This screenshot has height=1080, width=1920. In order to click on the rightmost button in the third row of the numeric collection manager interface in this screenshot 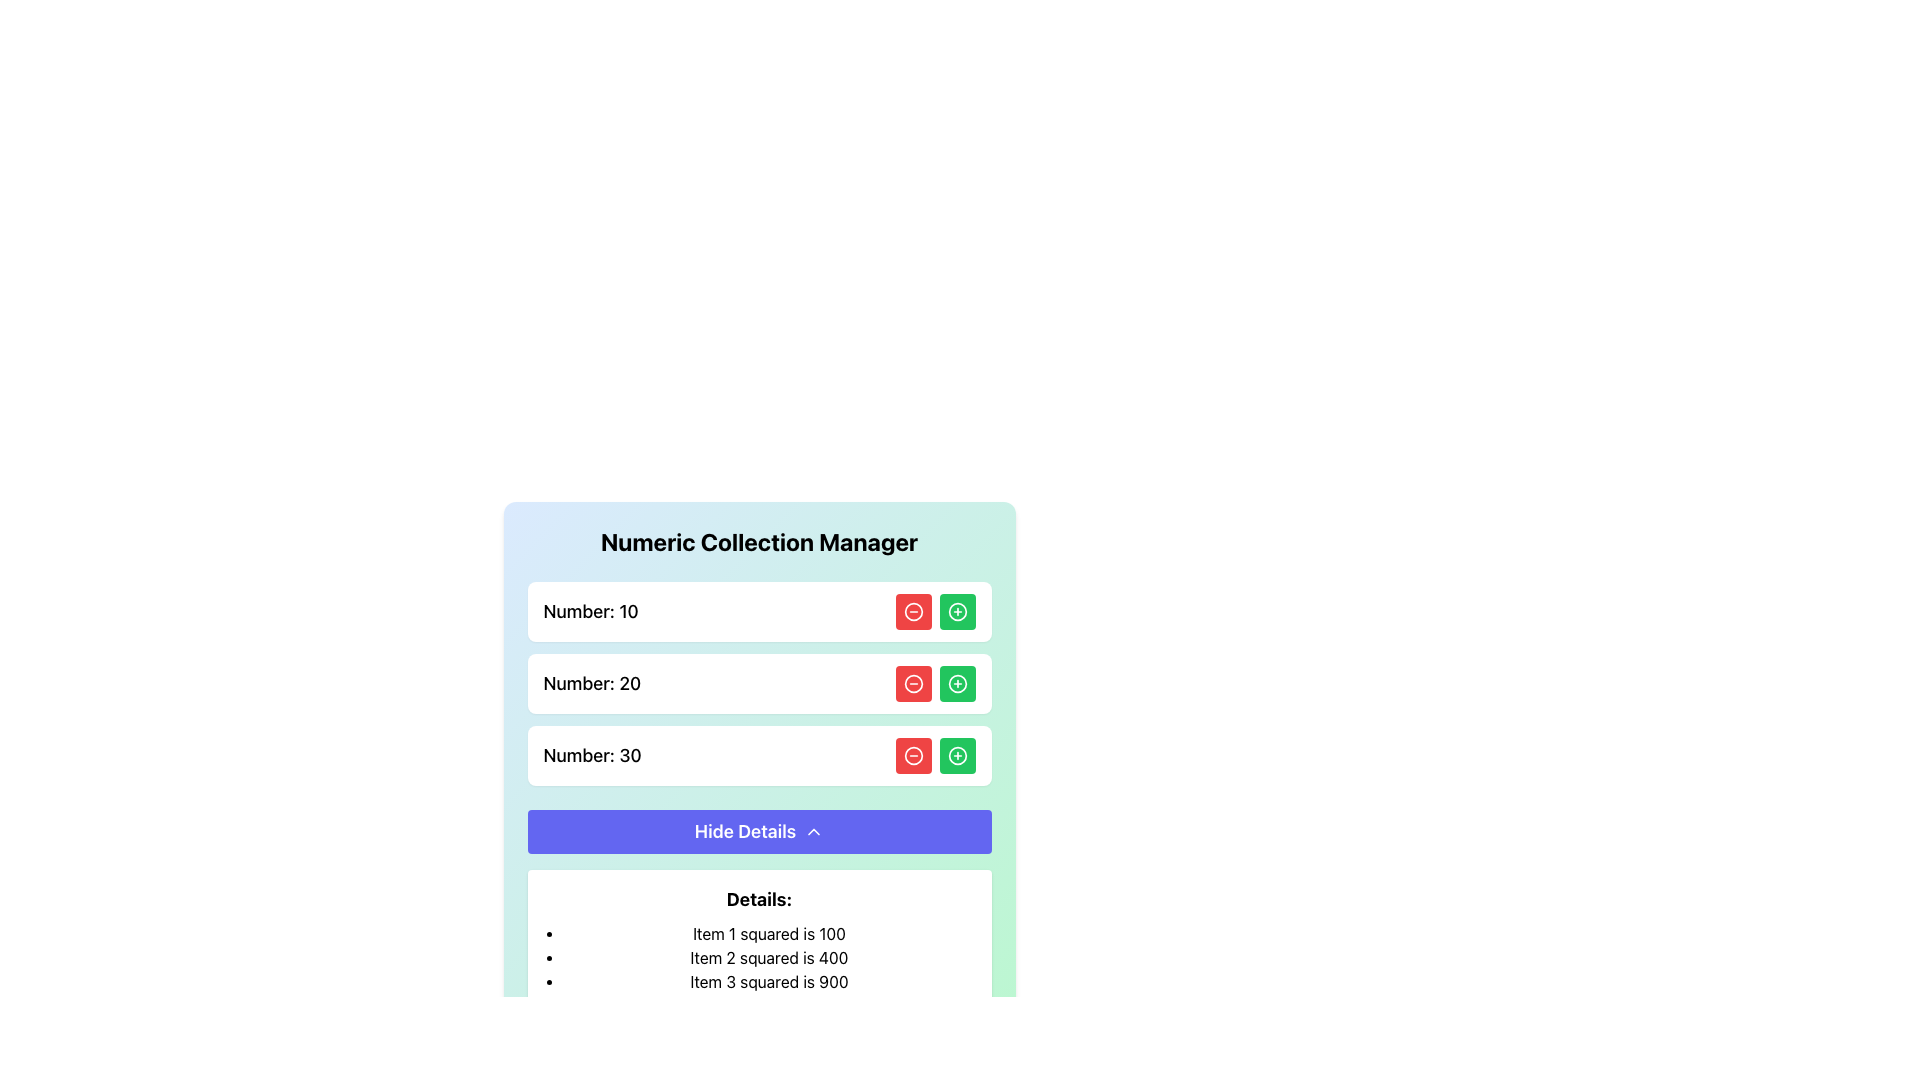, I will do `click(956, 756)`.